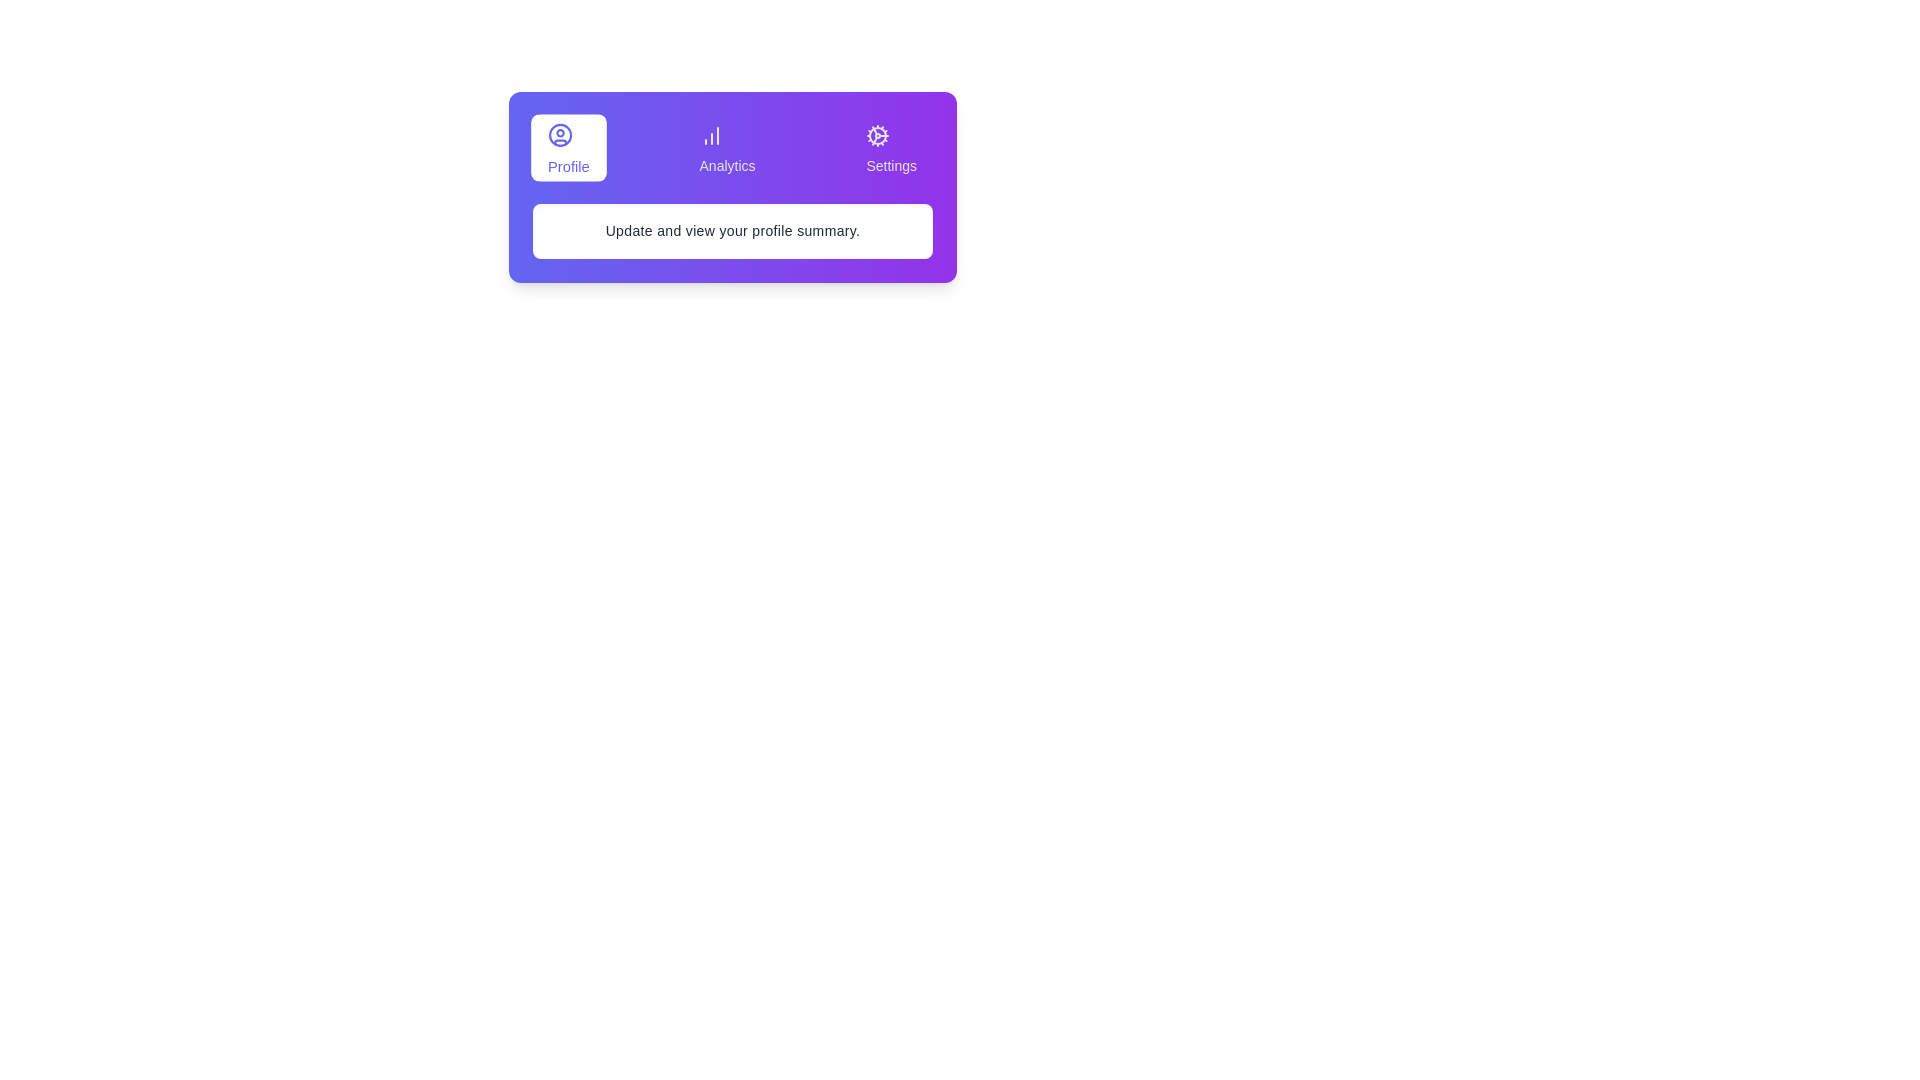 Image resolution: width=1920 pixels, height=1080 pixels. What do you see at coordinates (567, 146) in the screenshot?
I see `the Profile tab to trigger hover effects` at bounding box center [567, 146].